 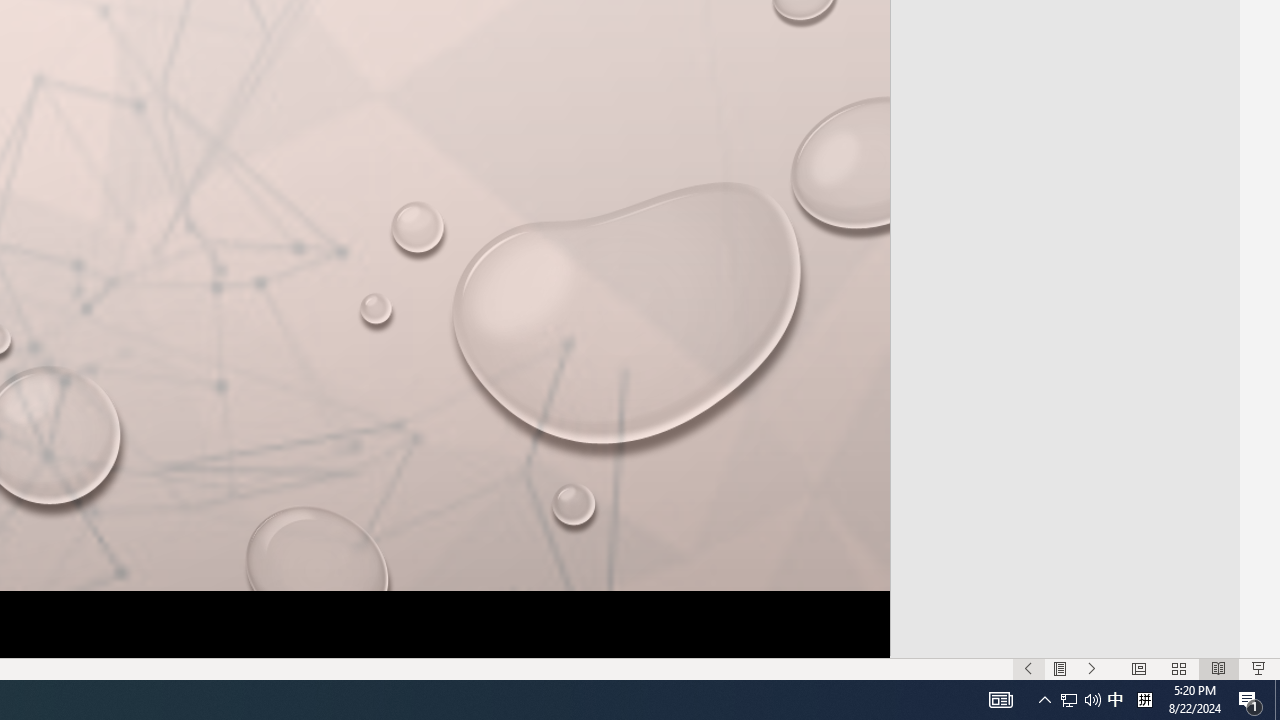 What do you see at coordinates (1028, 669) in the screenshot?
I see `'Slide Show Previous On'` at bounding box center [1028, 669].